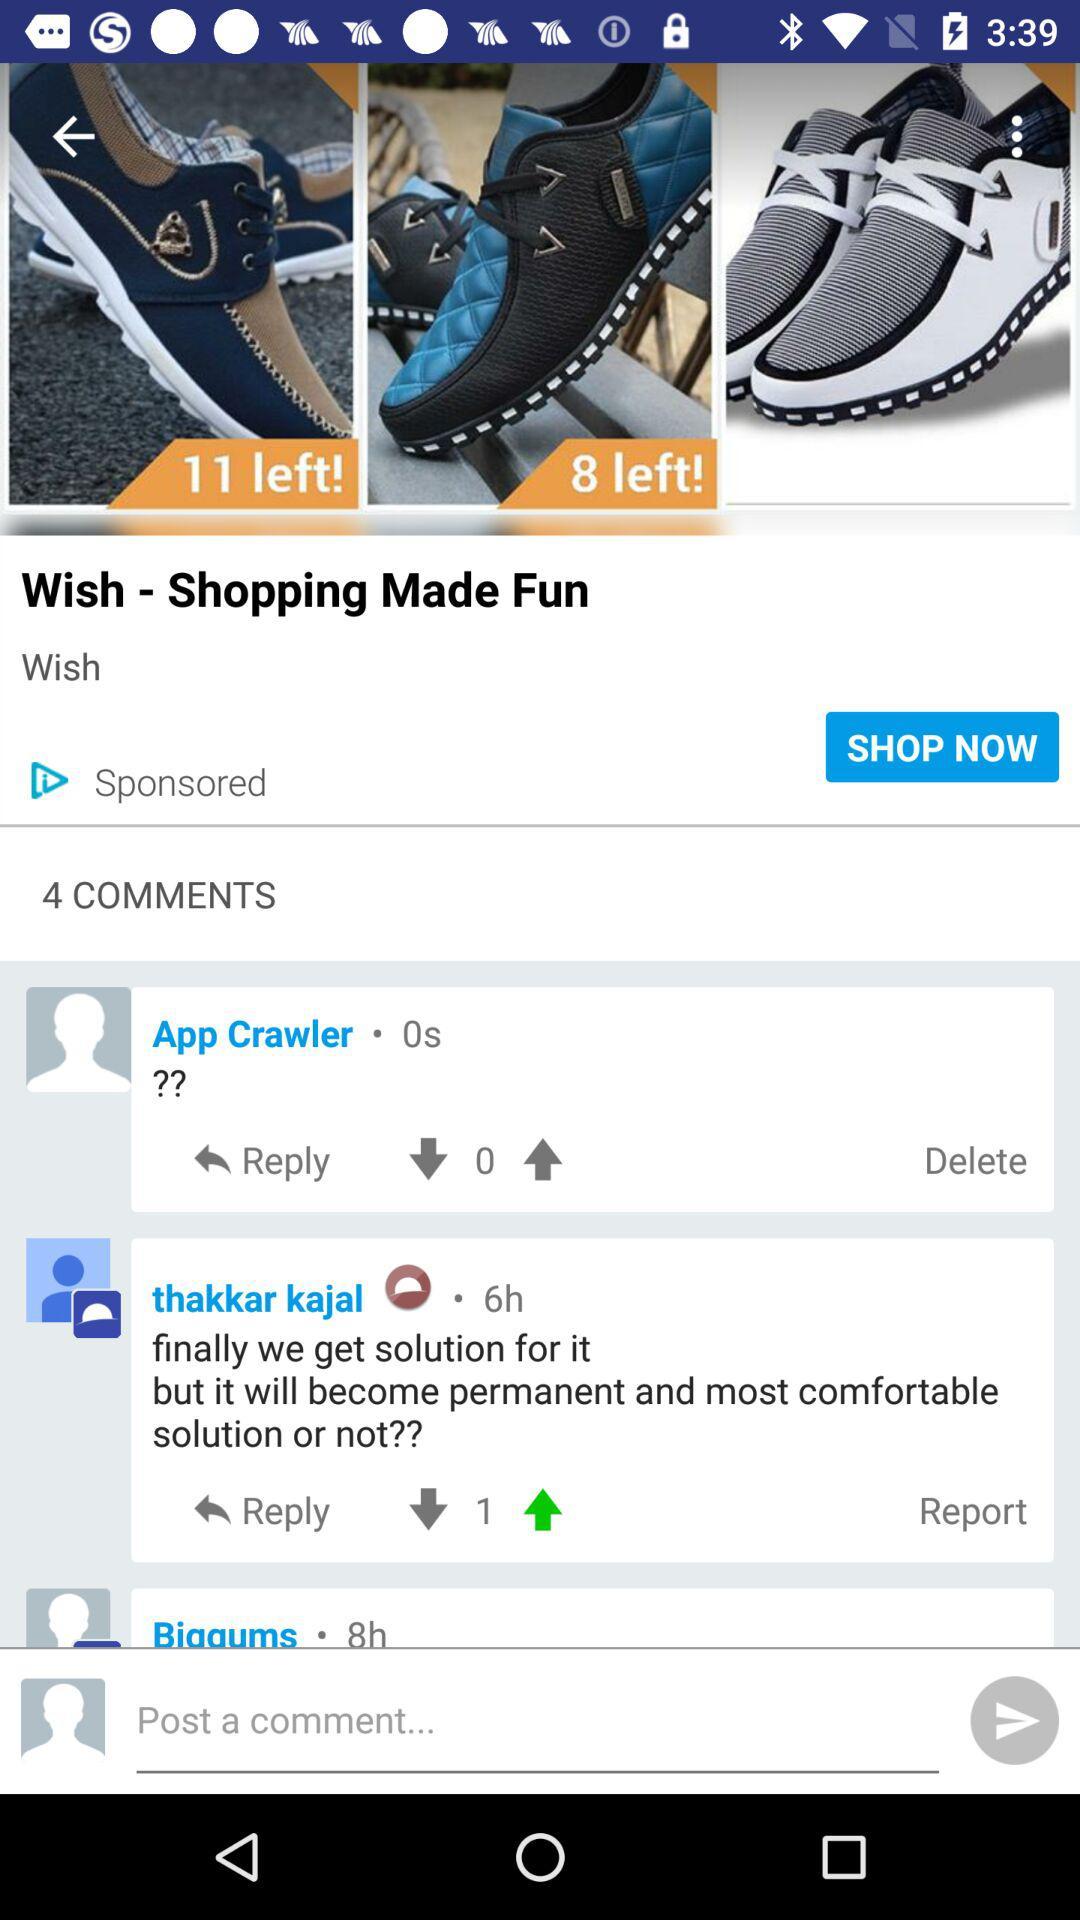 The height and width of the screenshot is (1920, 1080). What do you see at coordinates (169, 780) in the screenshot?
I see `the item below the wish` at bounding box center [169, 780].